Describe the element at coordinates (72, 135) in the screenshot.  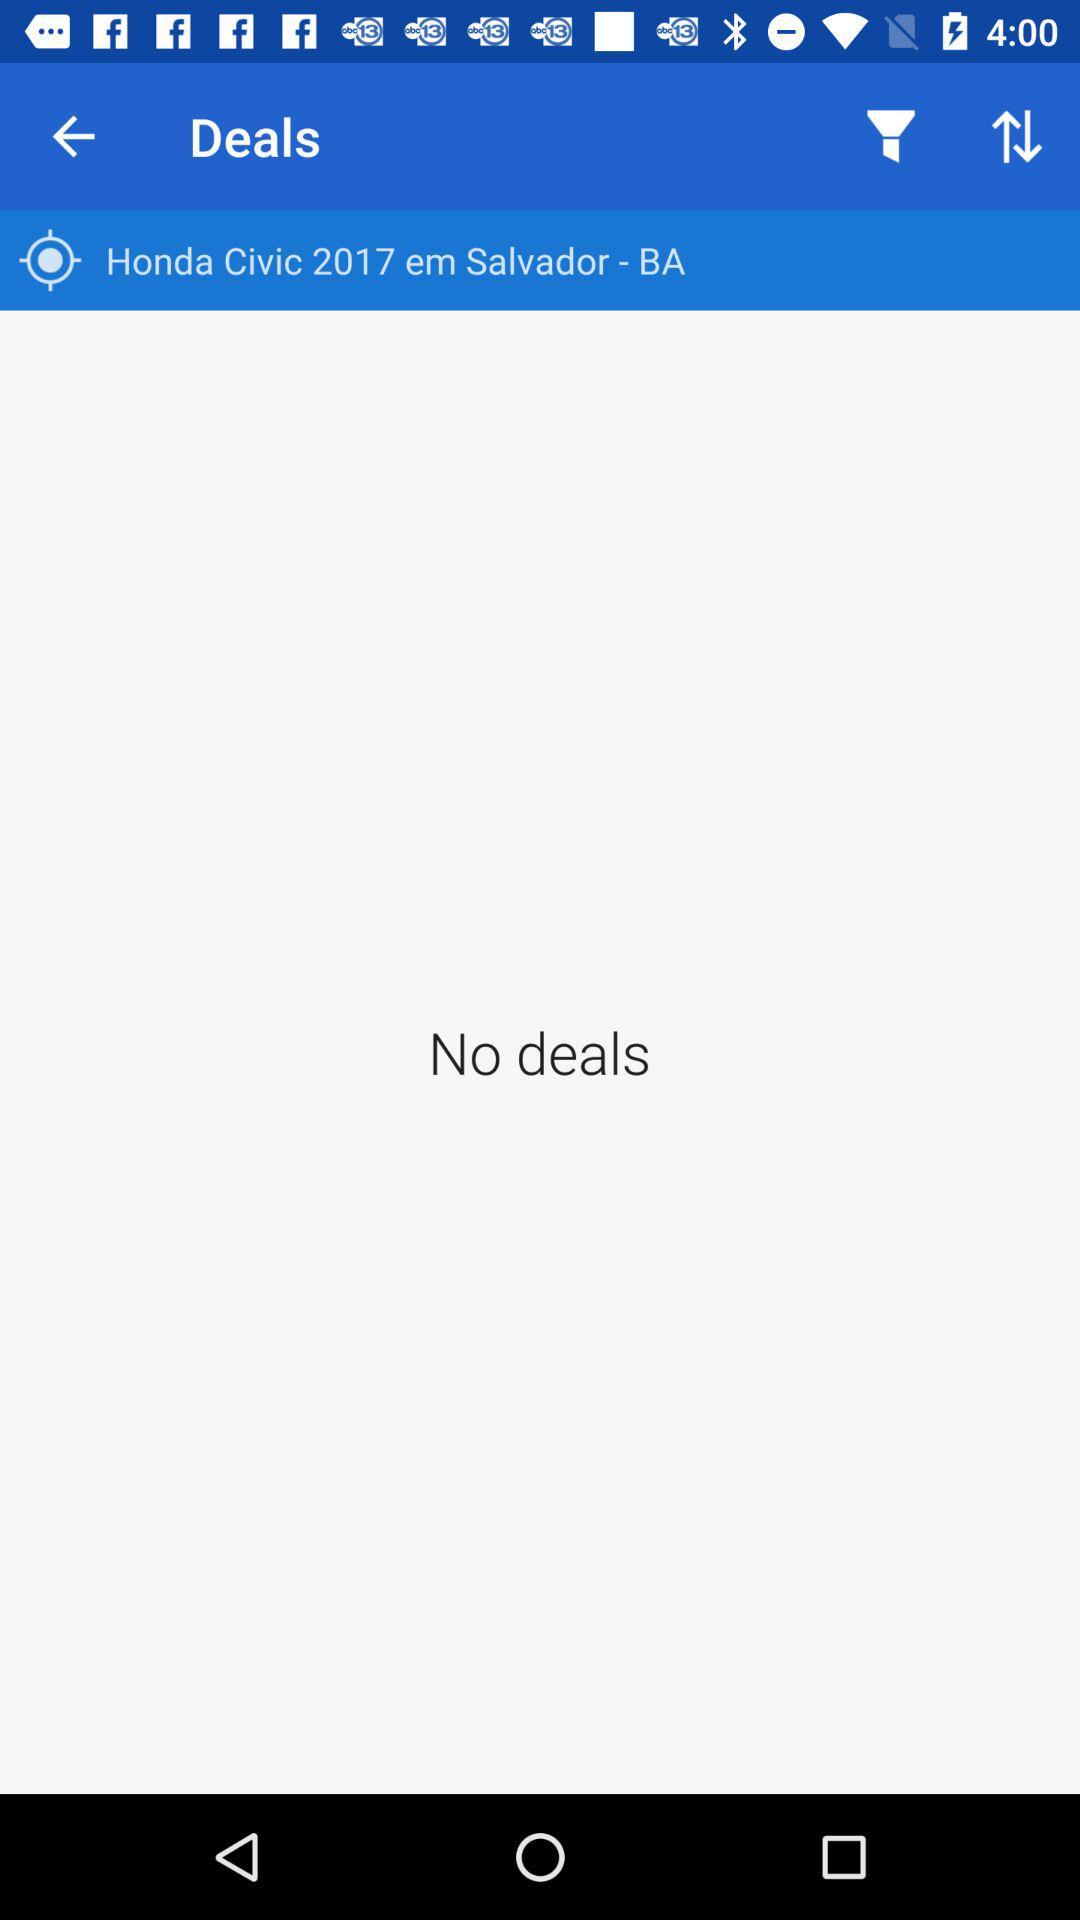
I see `icon above honda civic 2017 icon` at that location.